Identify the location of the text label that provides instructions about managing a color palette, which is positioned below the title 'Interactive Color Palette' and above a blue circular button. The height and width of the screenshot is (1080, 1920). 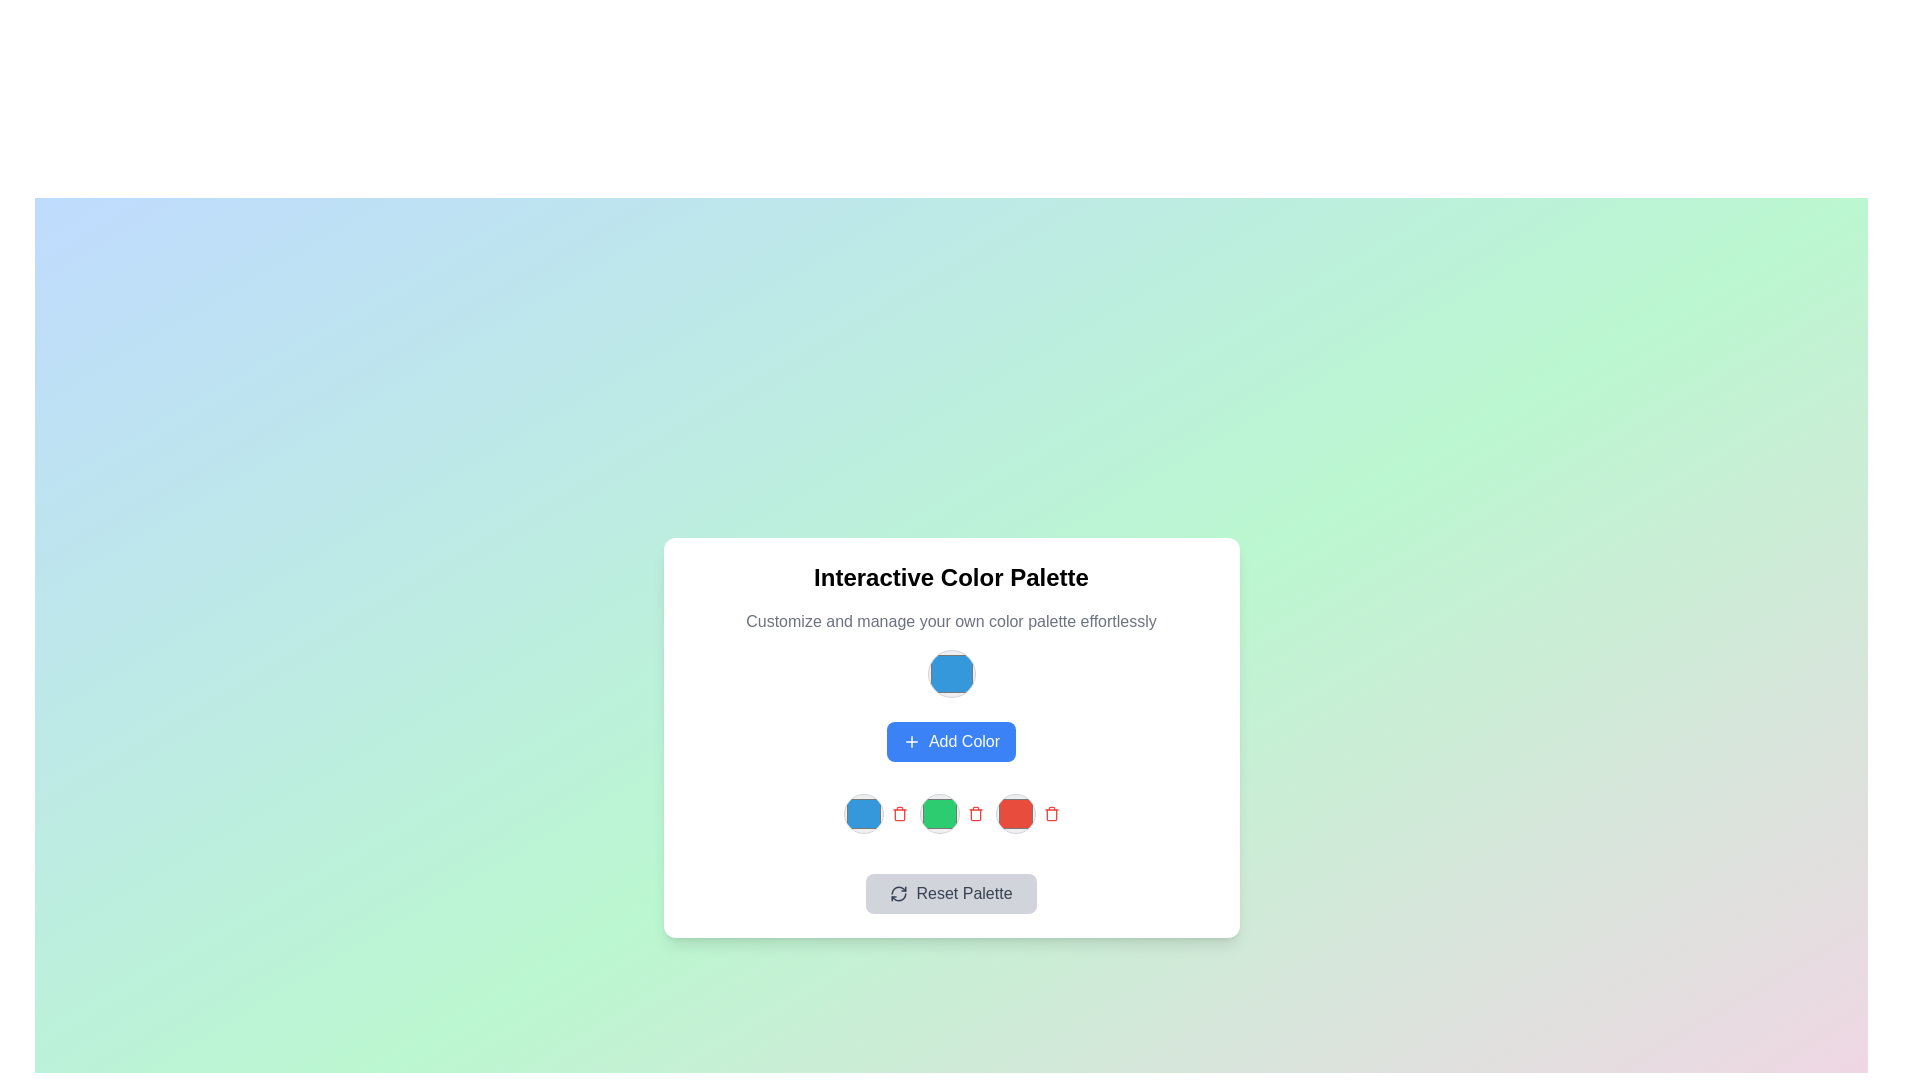
(950, 620).